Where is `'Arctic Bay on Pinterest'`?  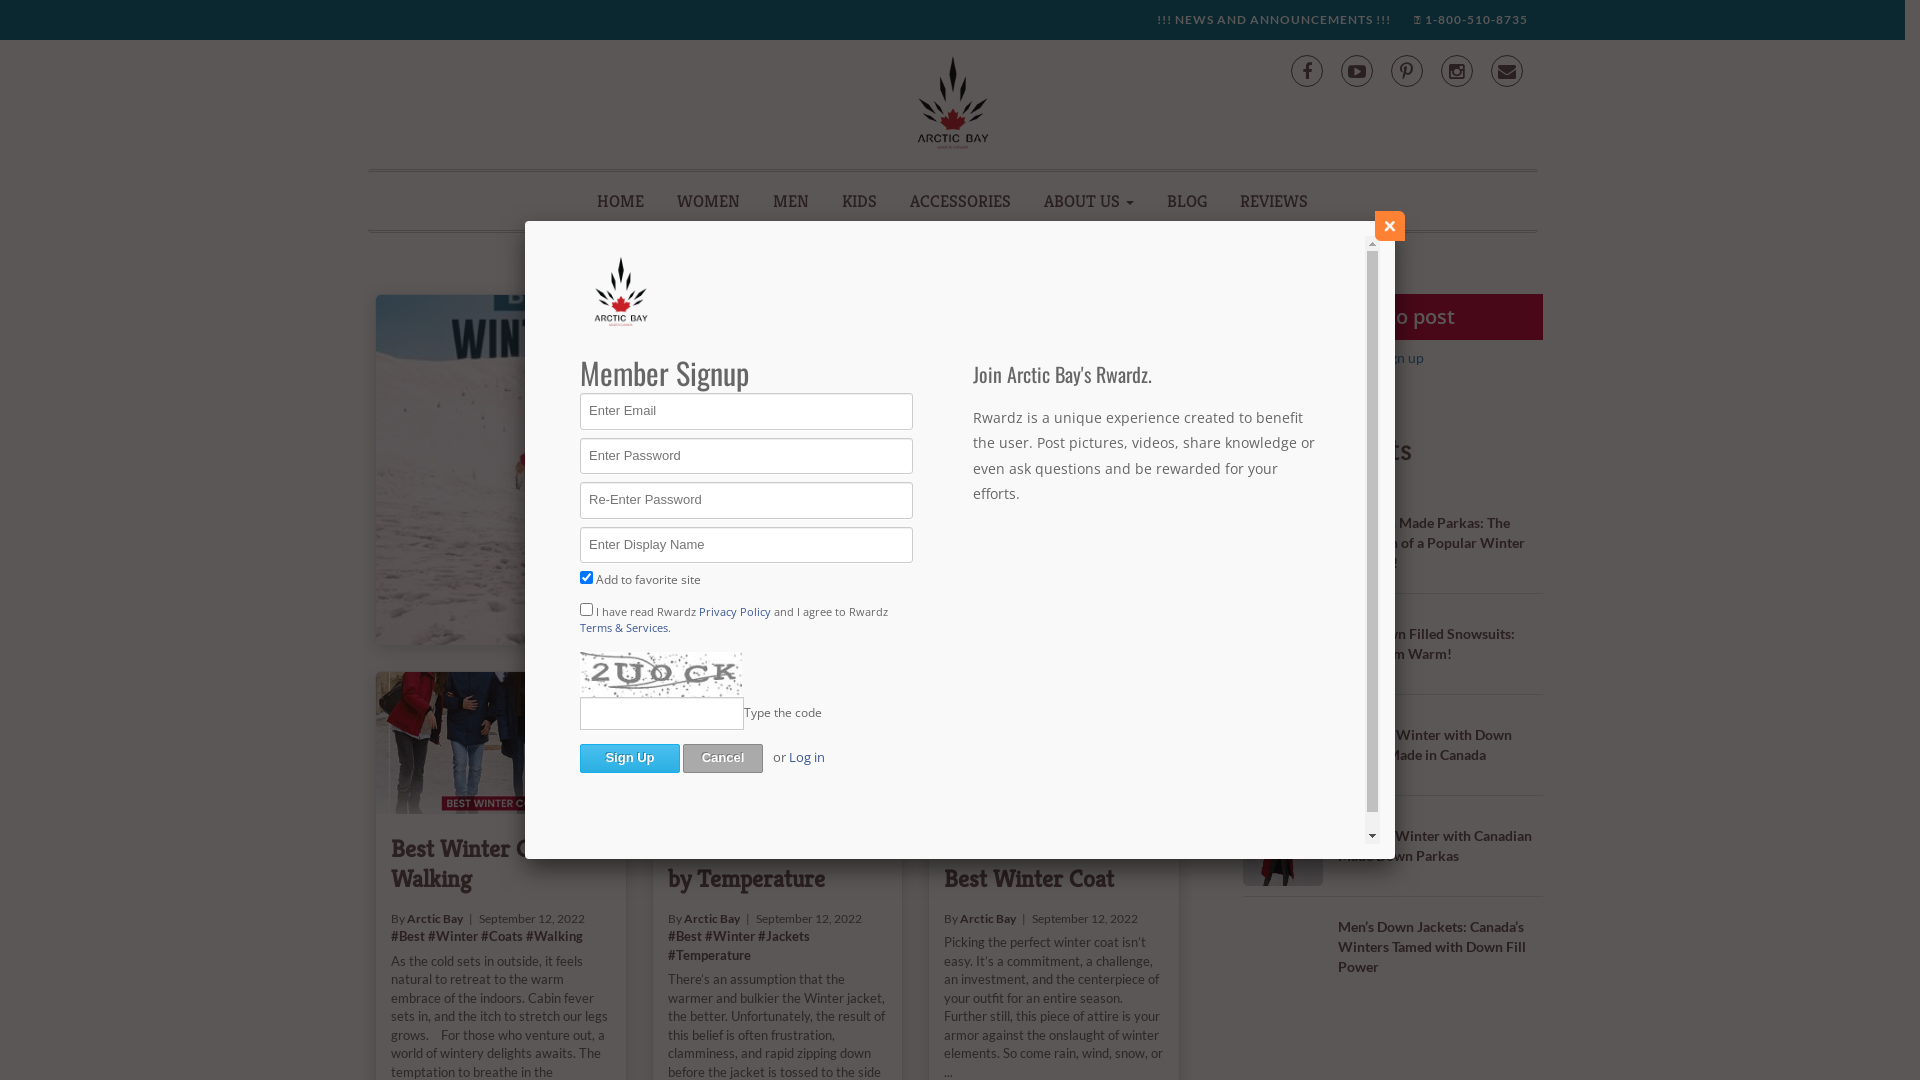
'Arctic Bay on Pinterest' is located at coordinates (1389, 69).